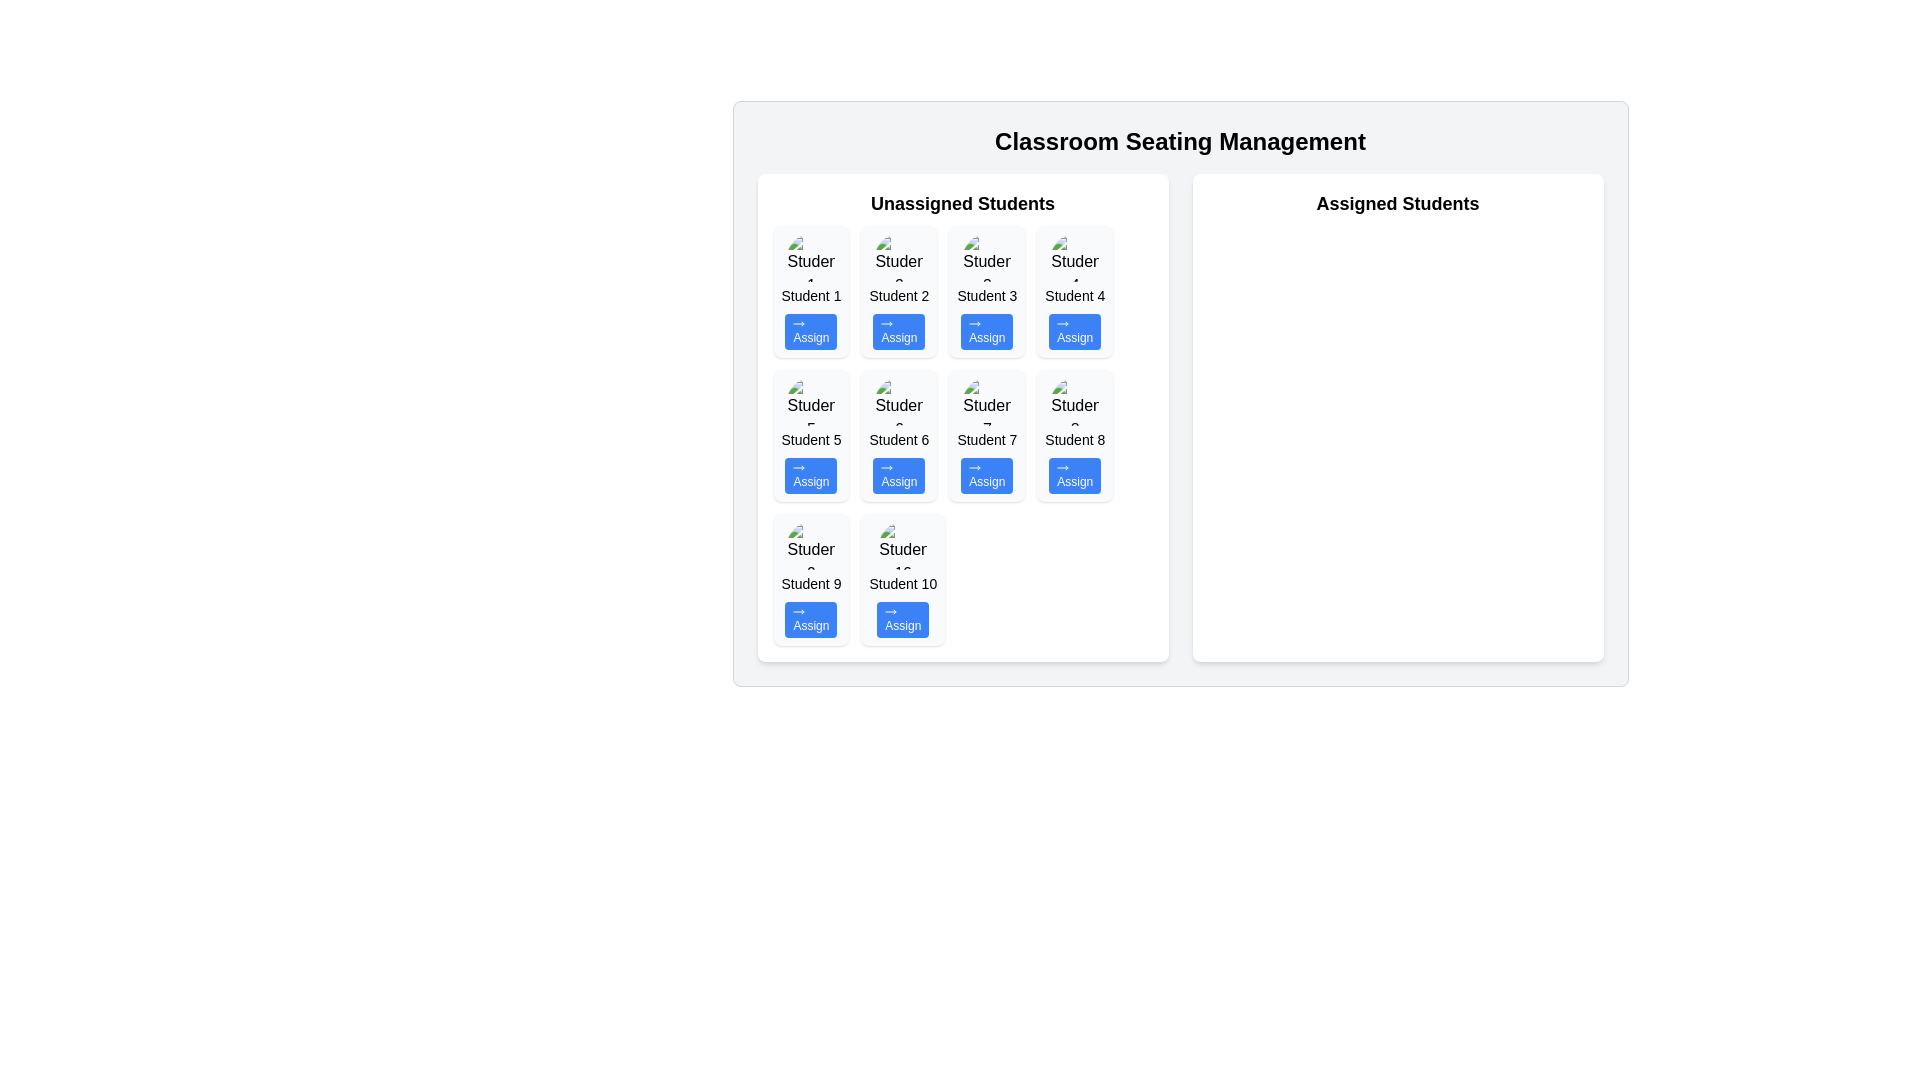 The width and height of the screenshot is (1920, 1080). I want to click on the 'Assign' button with a blue background located in the third column of the 'Unassigned Students' section associated with 'Student 7', so click(987, 475).